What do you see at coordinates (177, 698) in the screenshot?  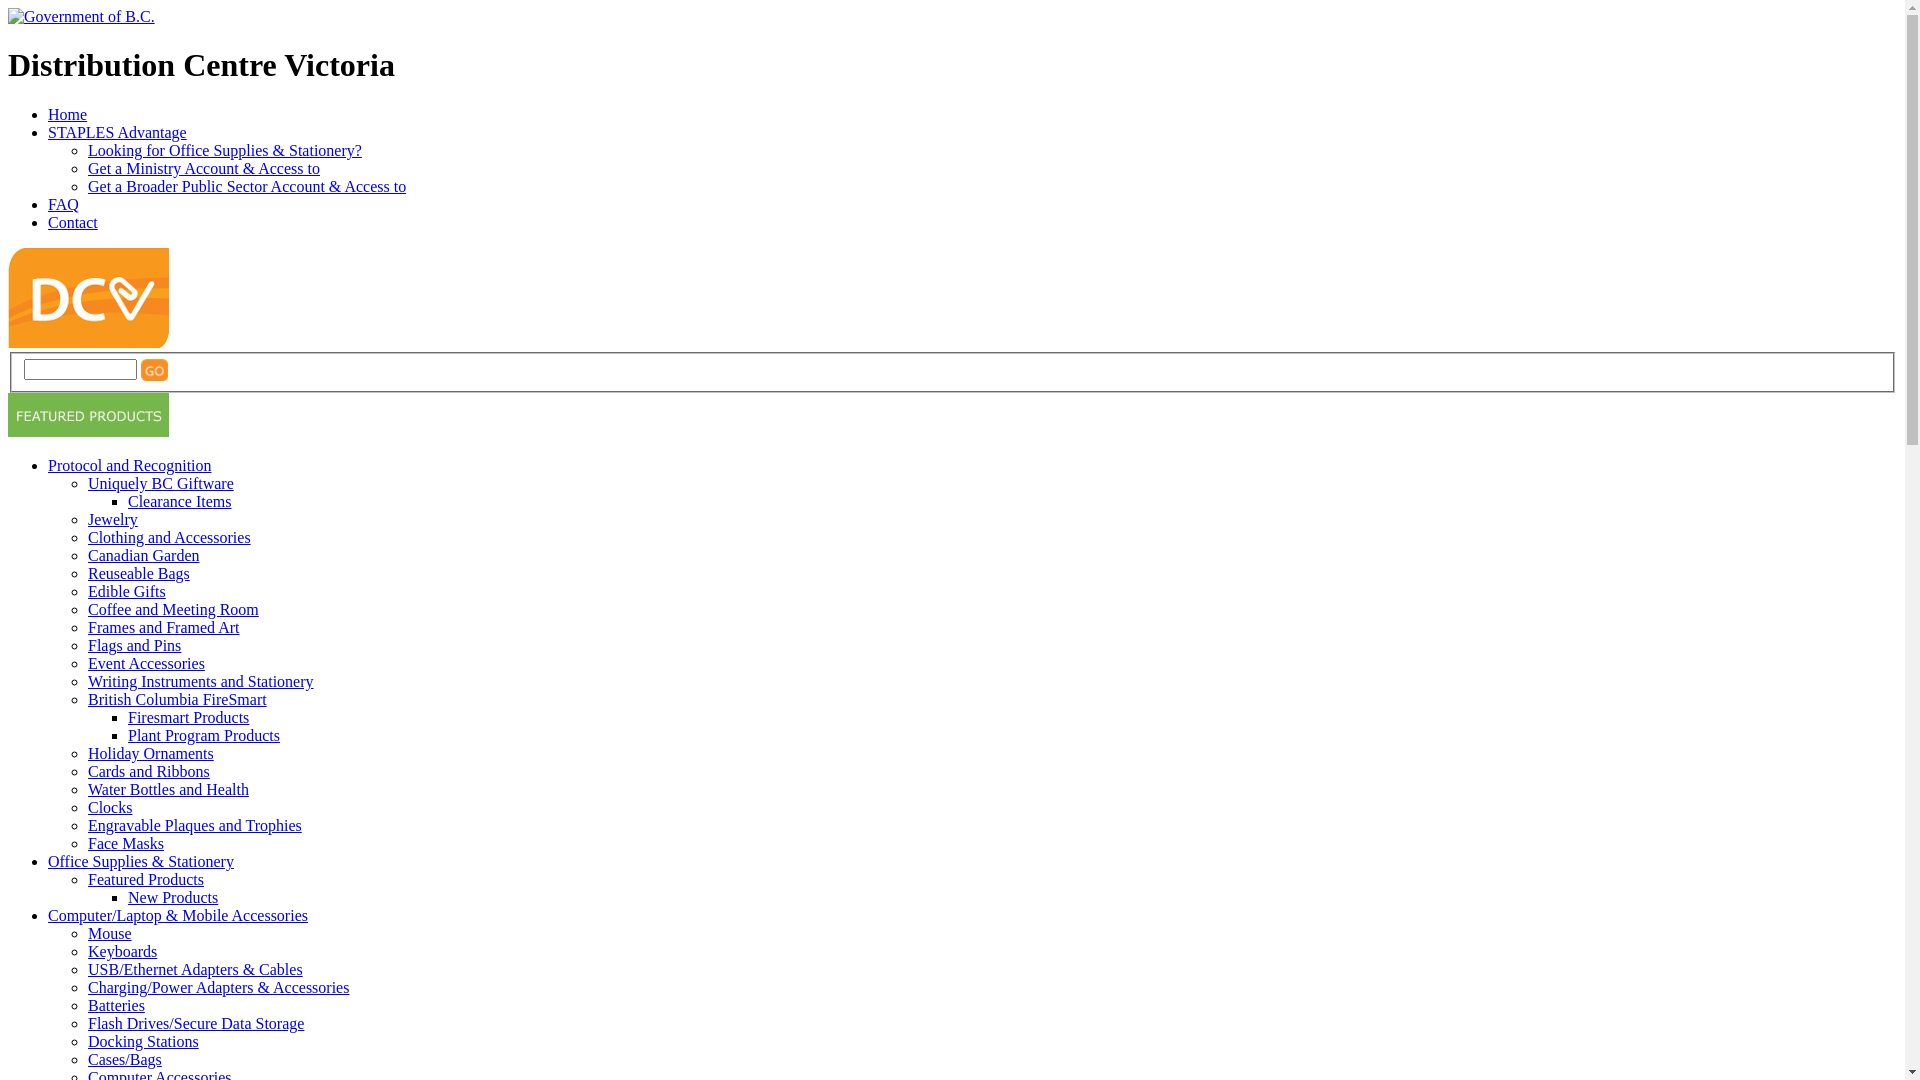 I see `'British Columbia FireSmart'` at bounding box center [177, 698].